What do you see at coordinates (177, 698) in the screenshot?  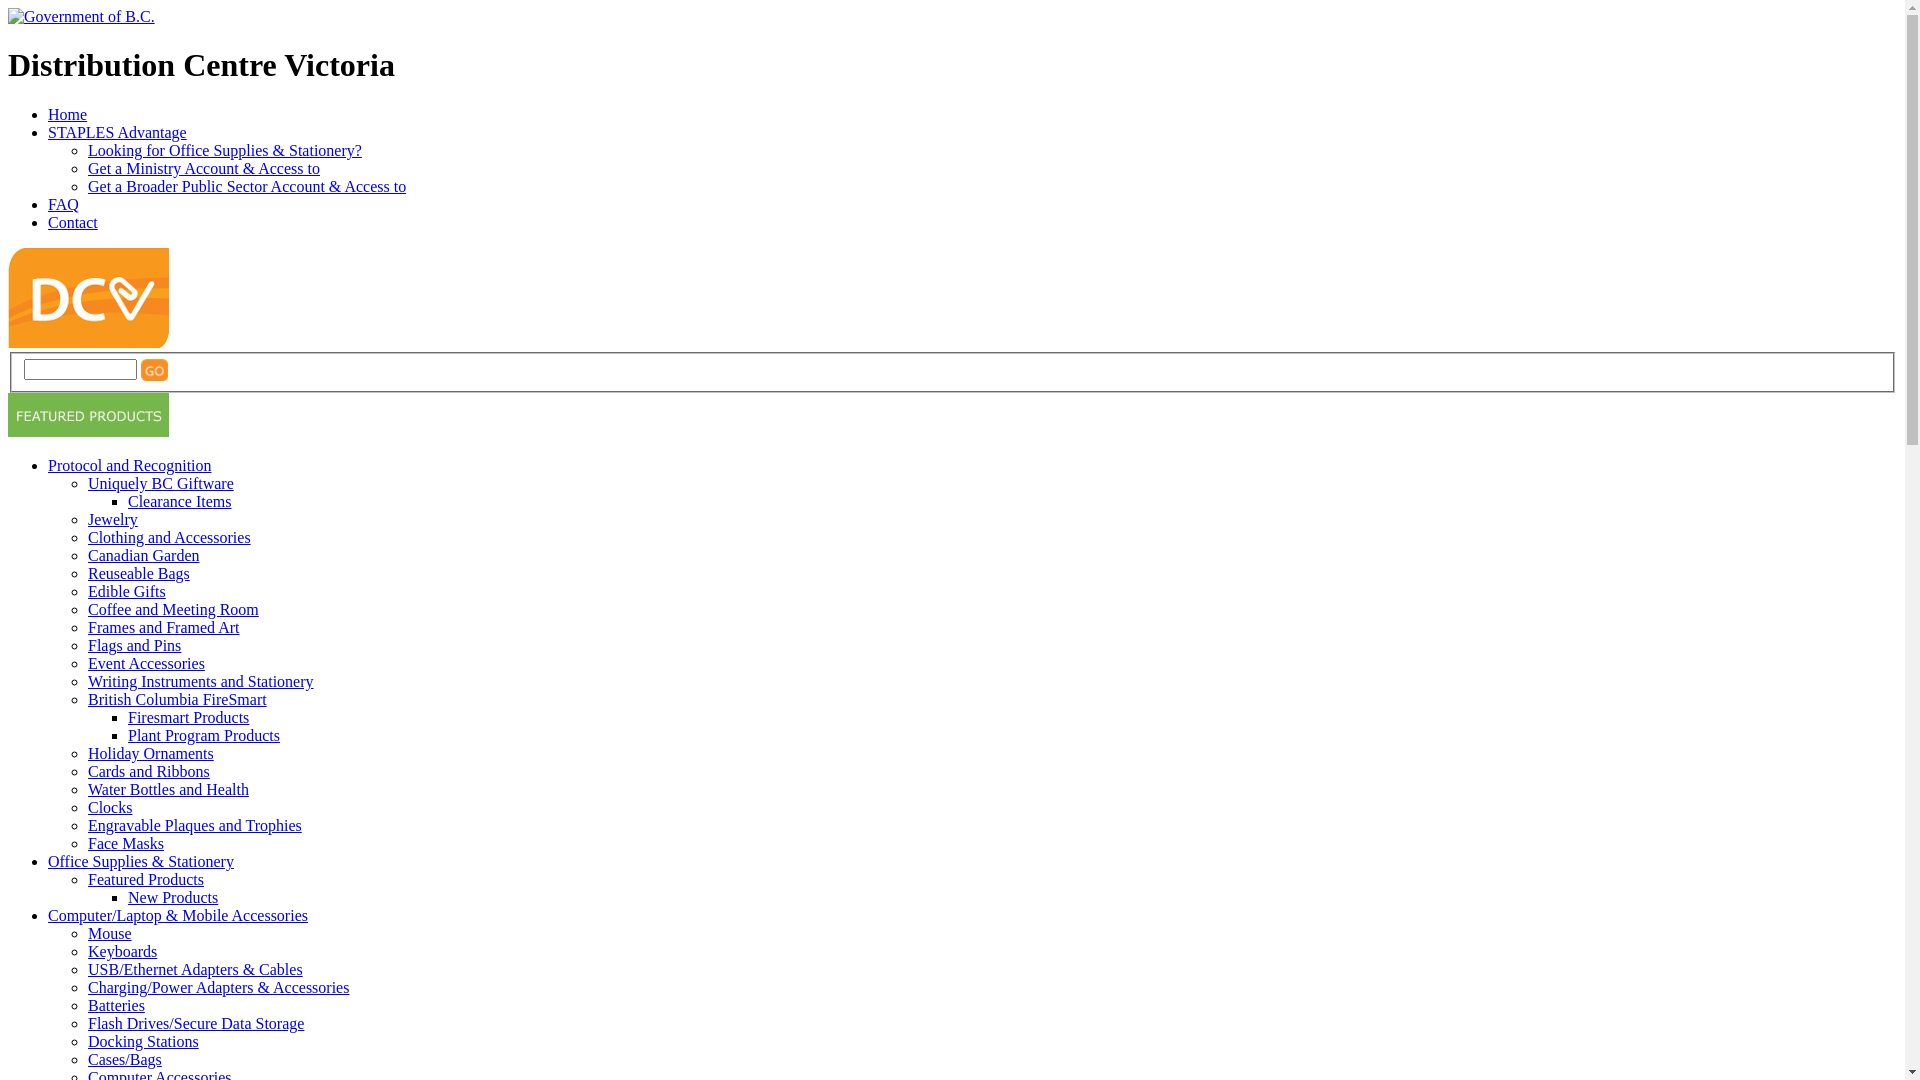 I see `'British Columbia FireSmart'` at bounding box center [177, 698].